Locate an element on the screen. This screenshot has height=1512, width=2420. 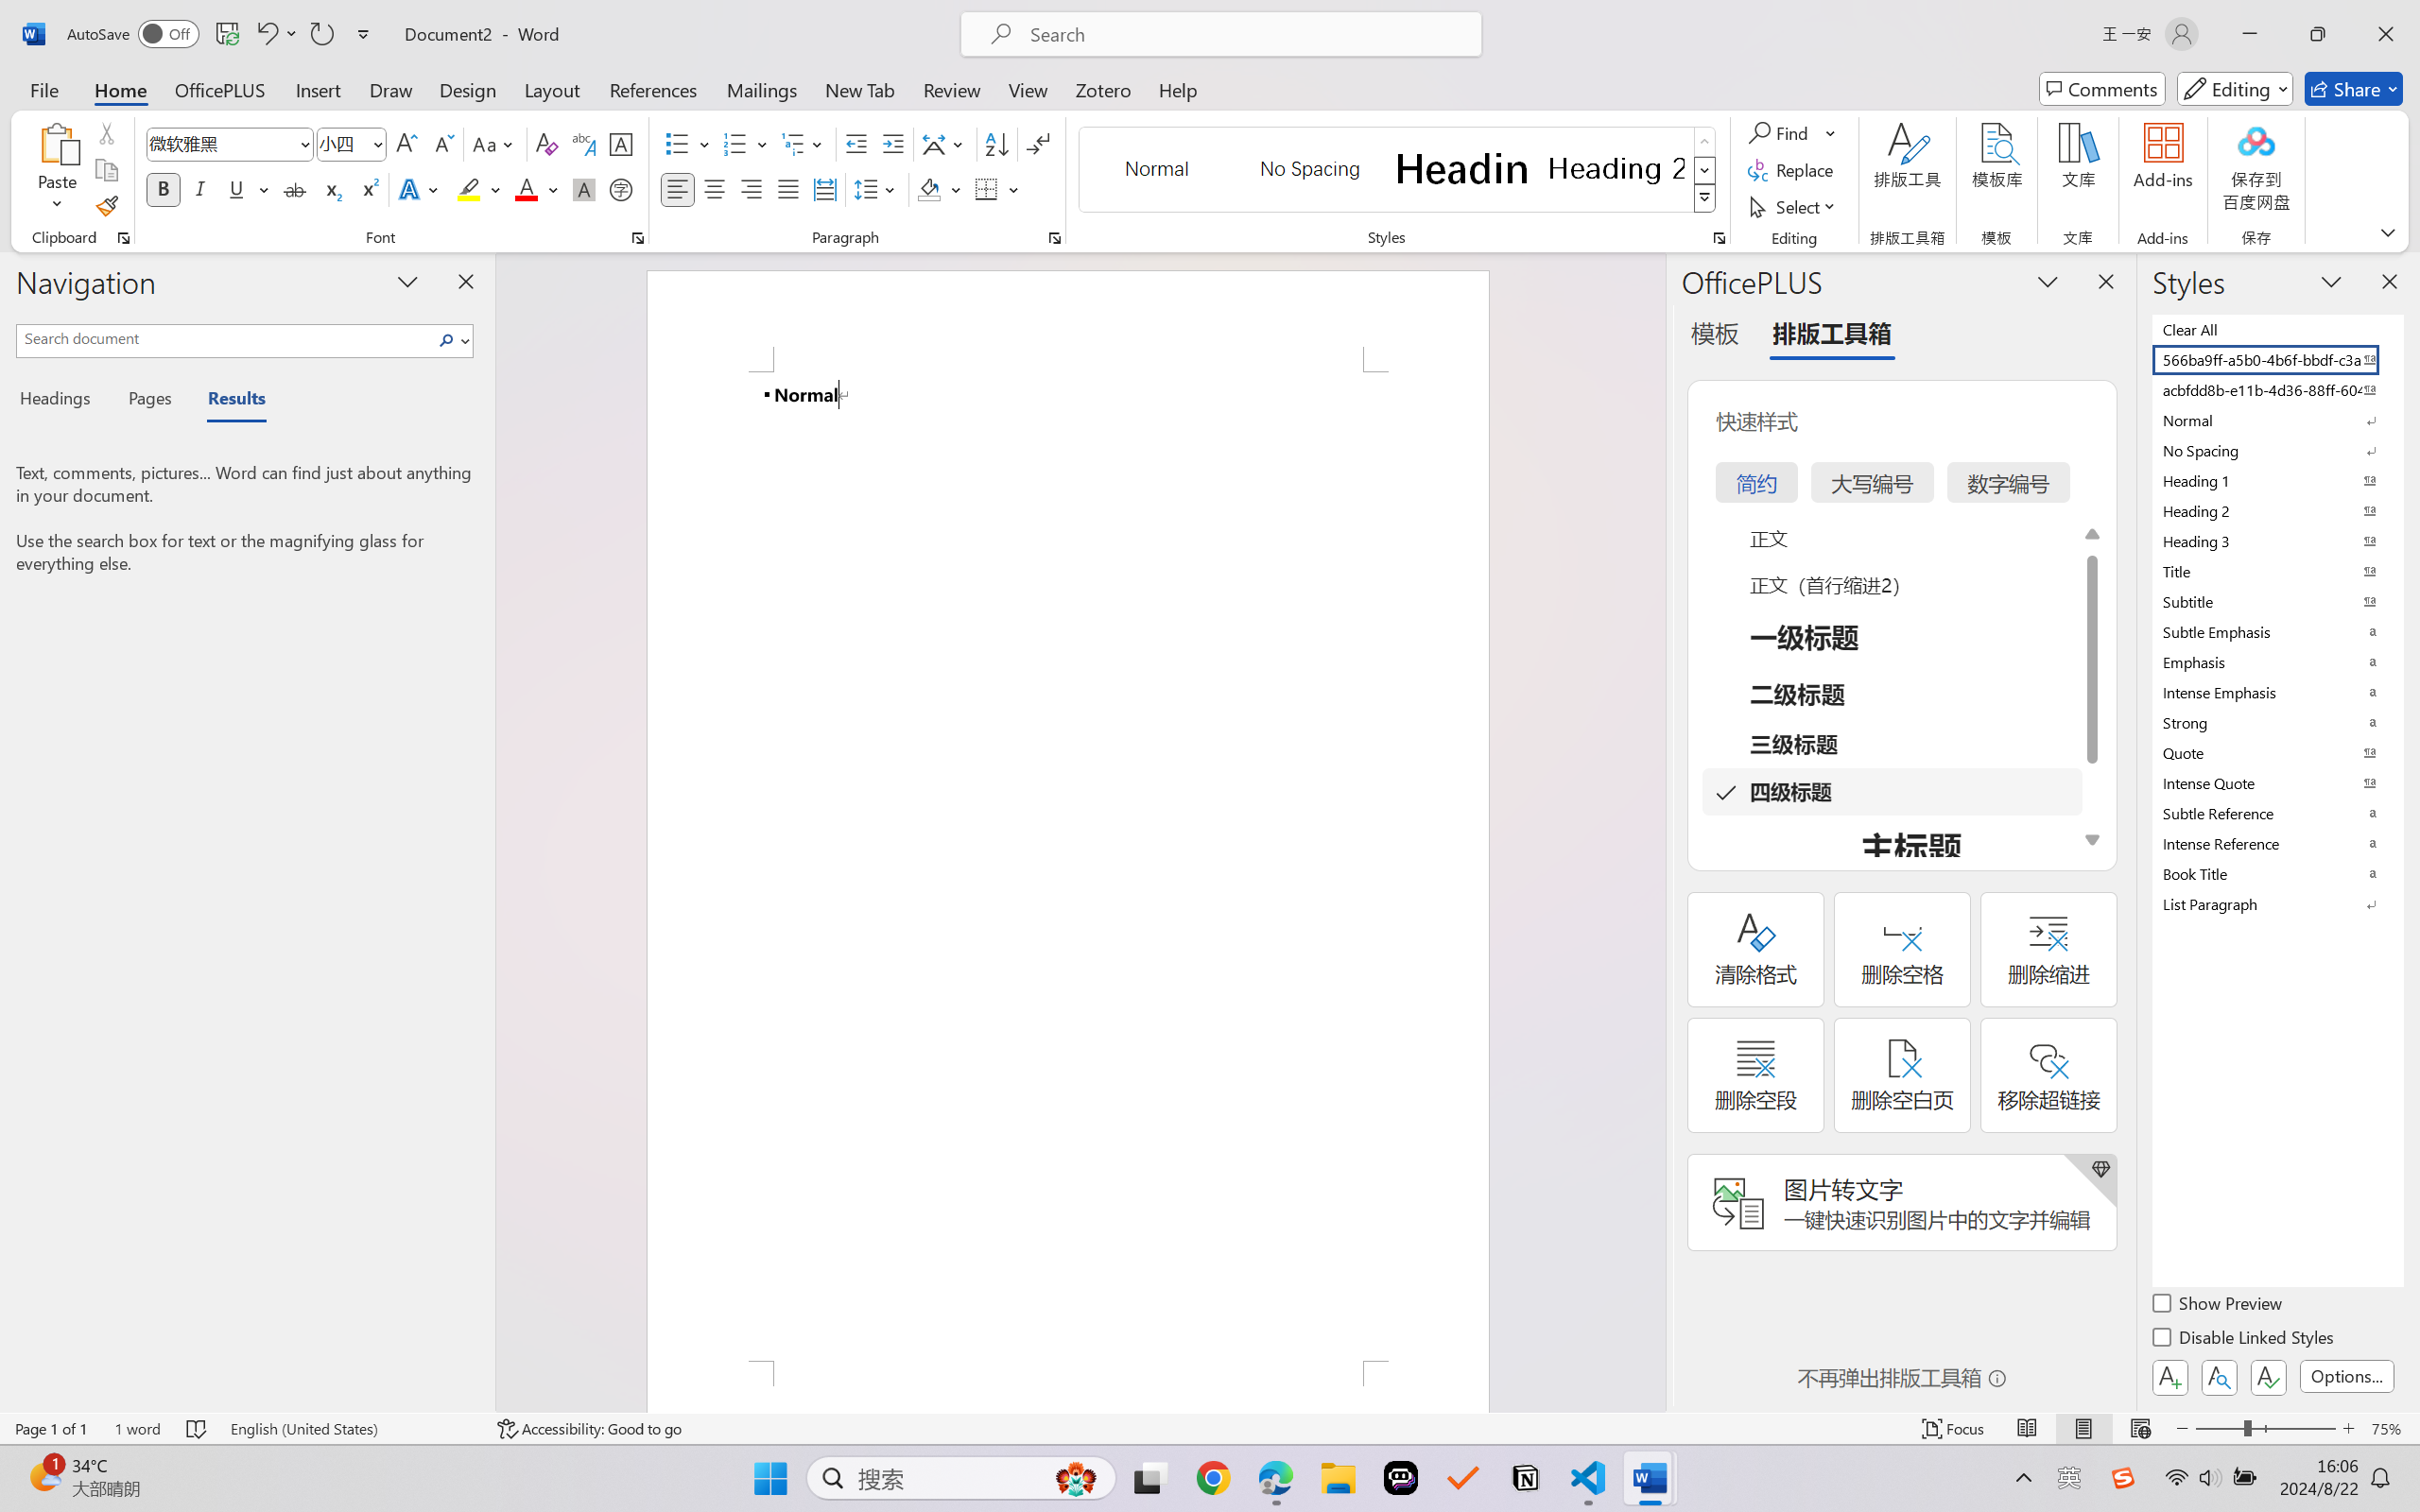
'acbfdd8b-e11b-4d36-88ff-6049b138f862' is located at coordinates (2275, 388).